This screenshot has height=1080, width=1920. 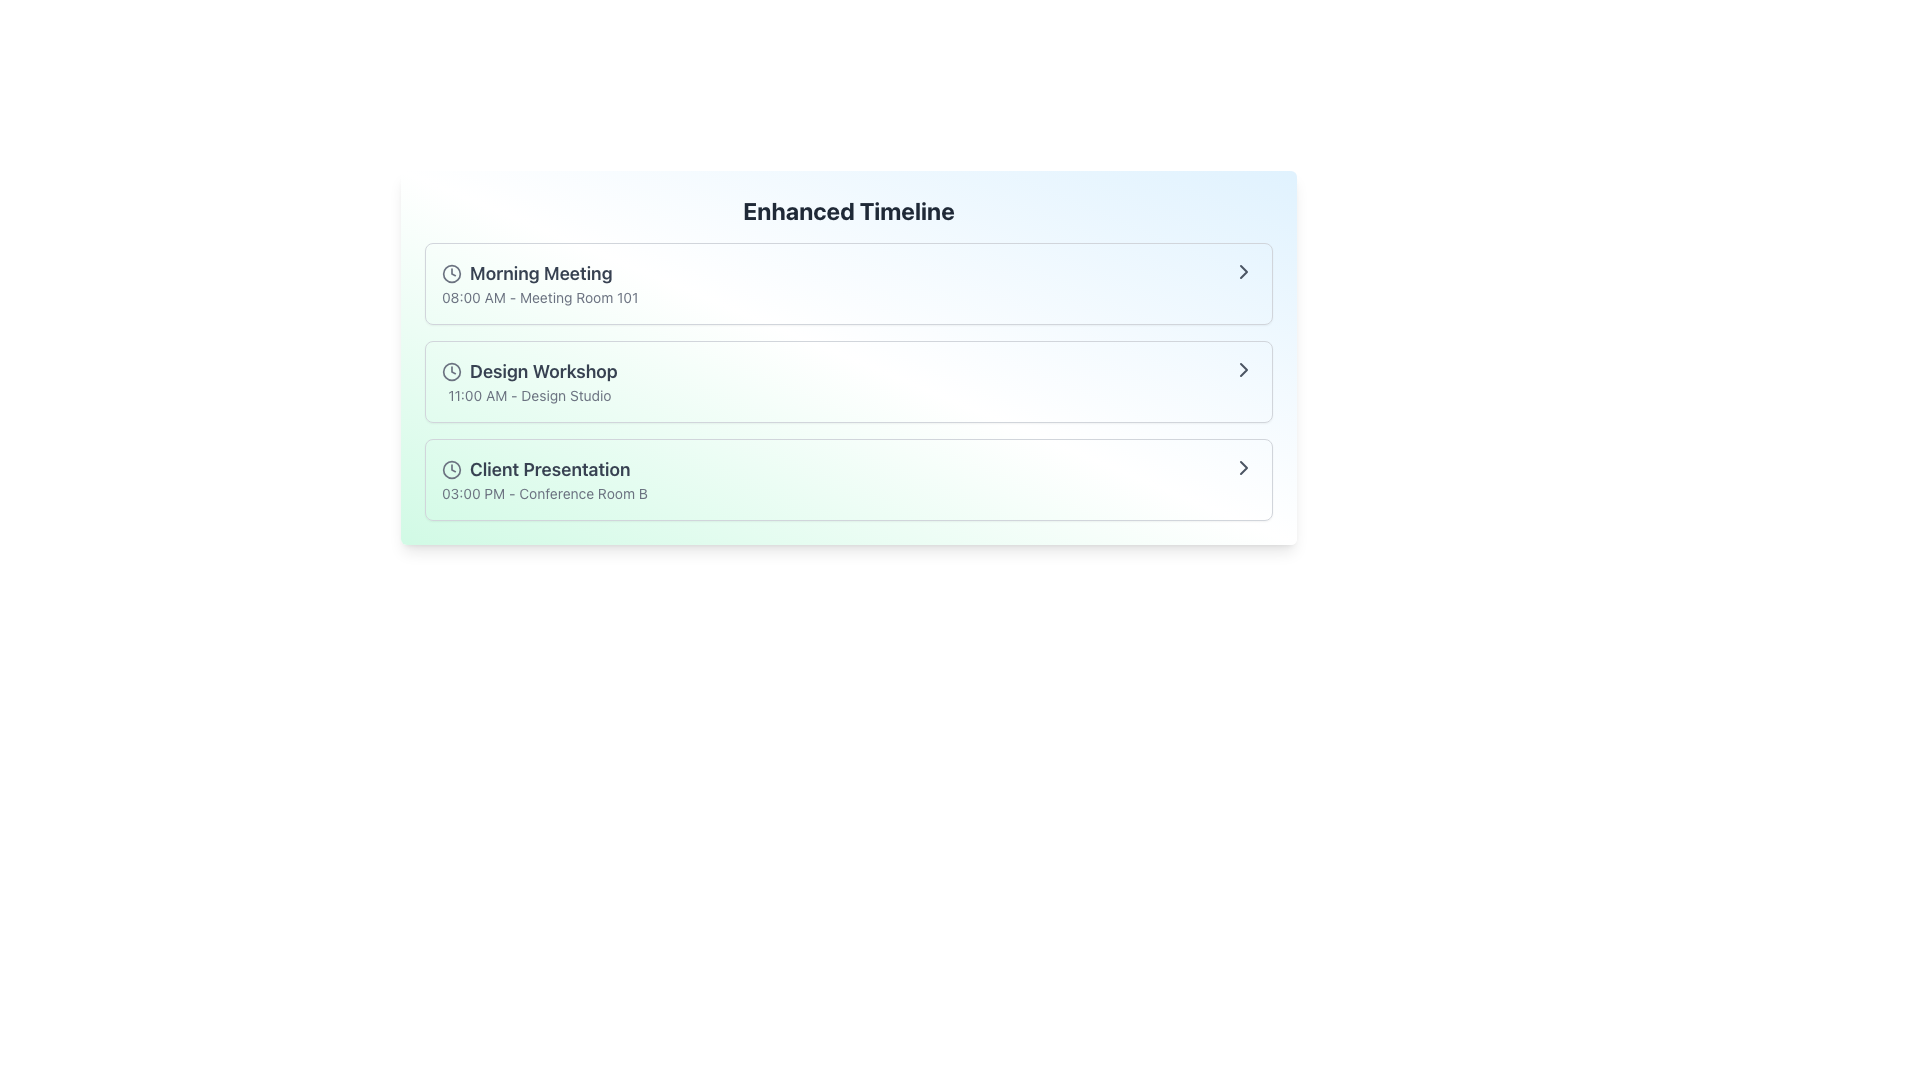 What do you see at coordinates (540, 273) in the screenshot?
I see `title text of the scheduled event entry located at the top of the timeline, which is the first line in the list item` at bounding box center [540, 273].